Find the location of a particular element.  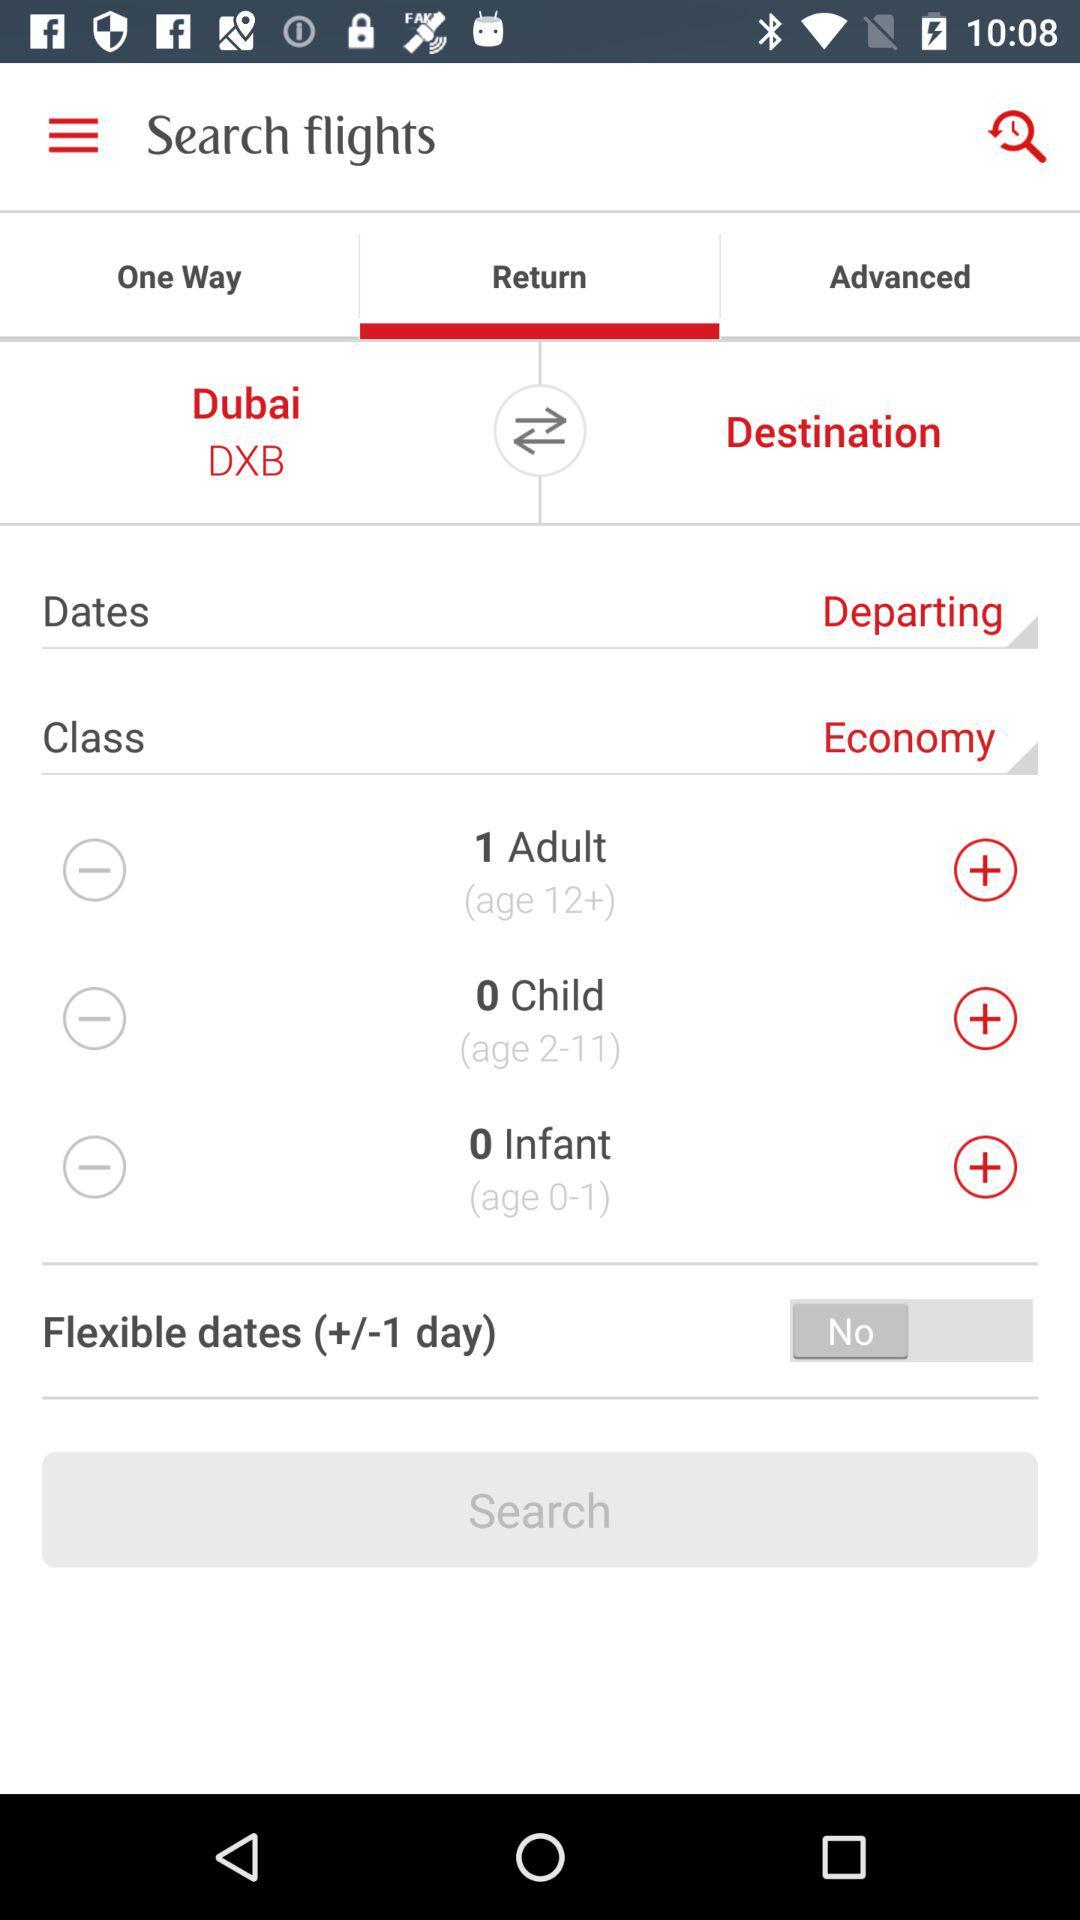

the minus icon is located at coordinates (94, 1018).